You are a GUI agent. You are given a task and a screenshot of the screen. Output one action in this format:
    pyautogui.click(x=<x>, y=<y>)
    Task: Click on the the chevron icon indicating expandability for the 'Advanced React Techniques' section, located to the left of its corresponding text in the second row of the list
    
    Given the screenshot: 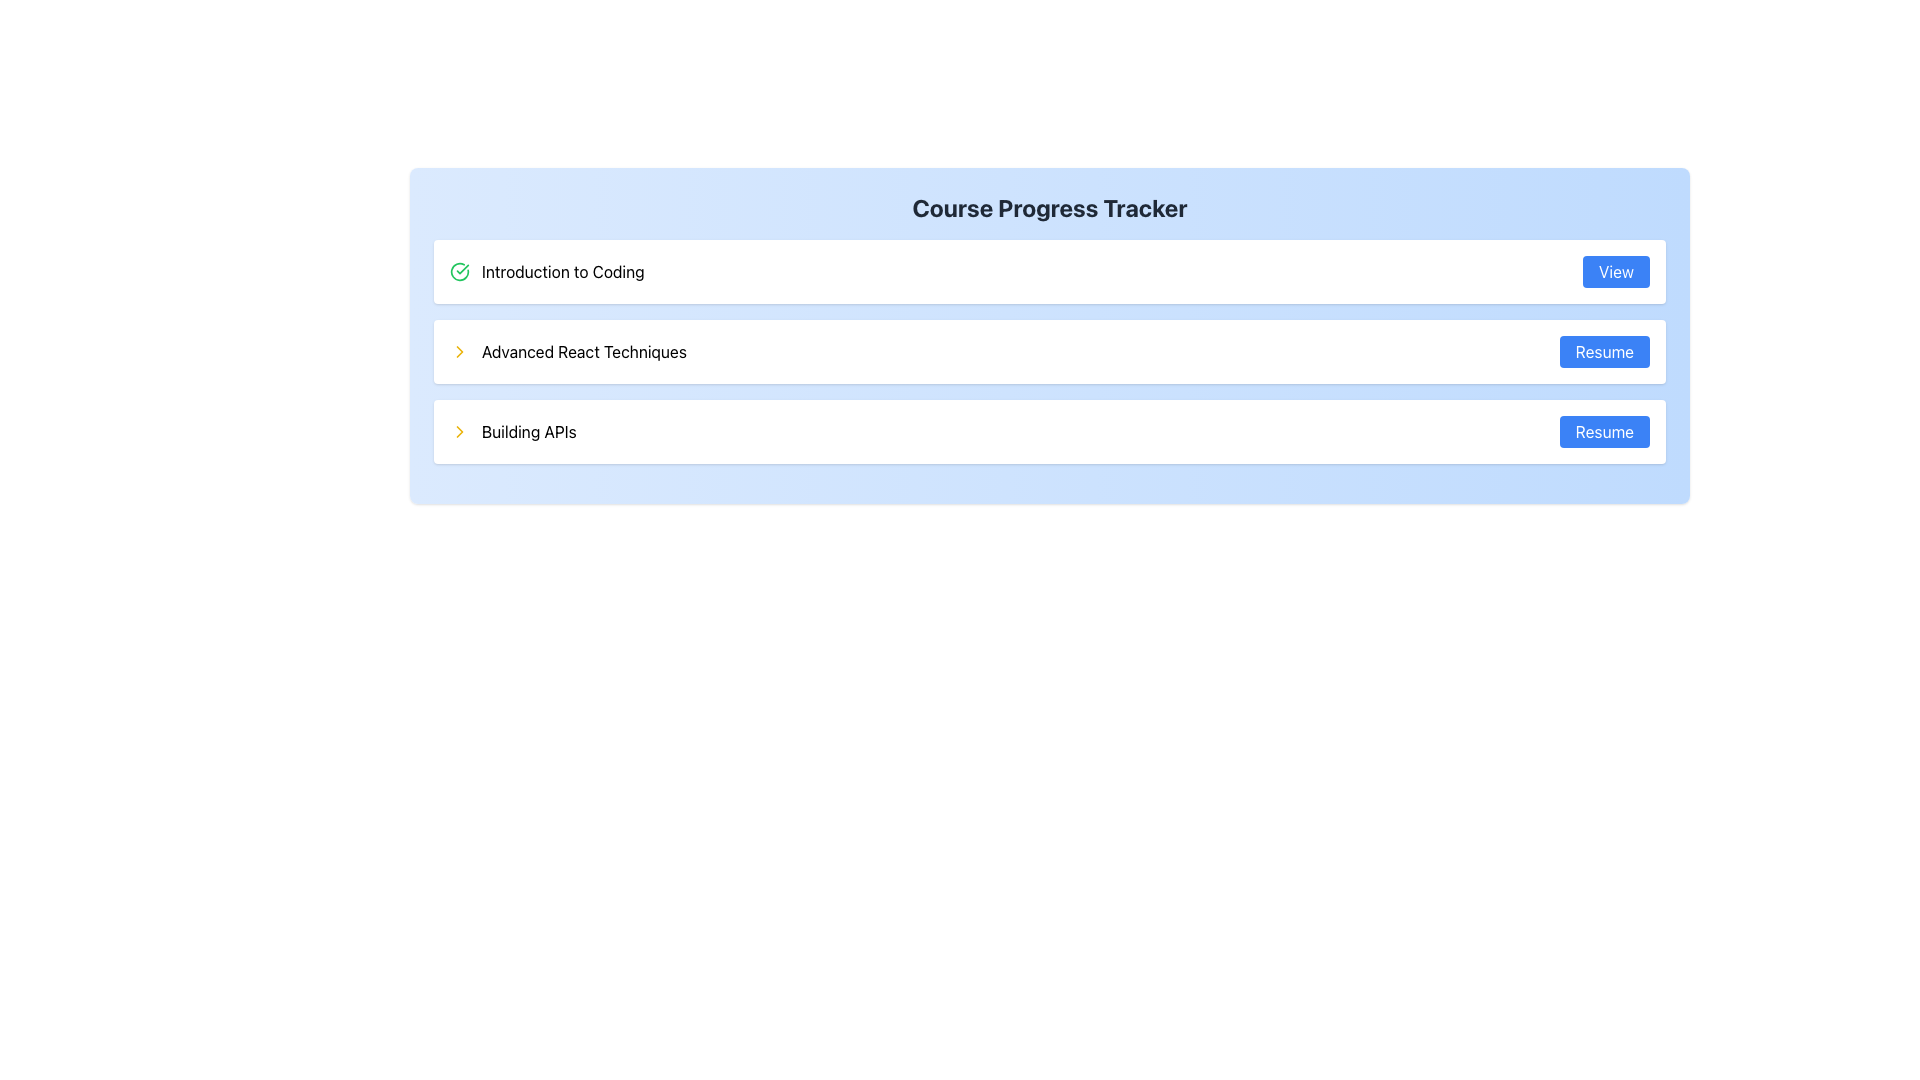 What is the action you would take?
    pyautogui.click(x=459, y=350)
    